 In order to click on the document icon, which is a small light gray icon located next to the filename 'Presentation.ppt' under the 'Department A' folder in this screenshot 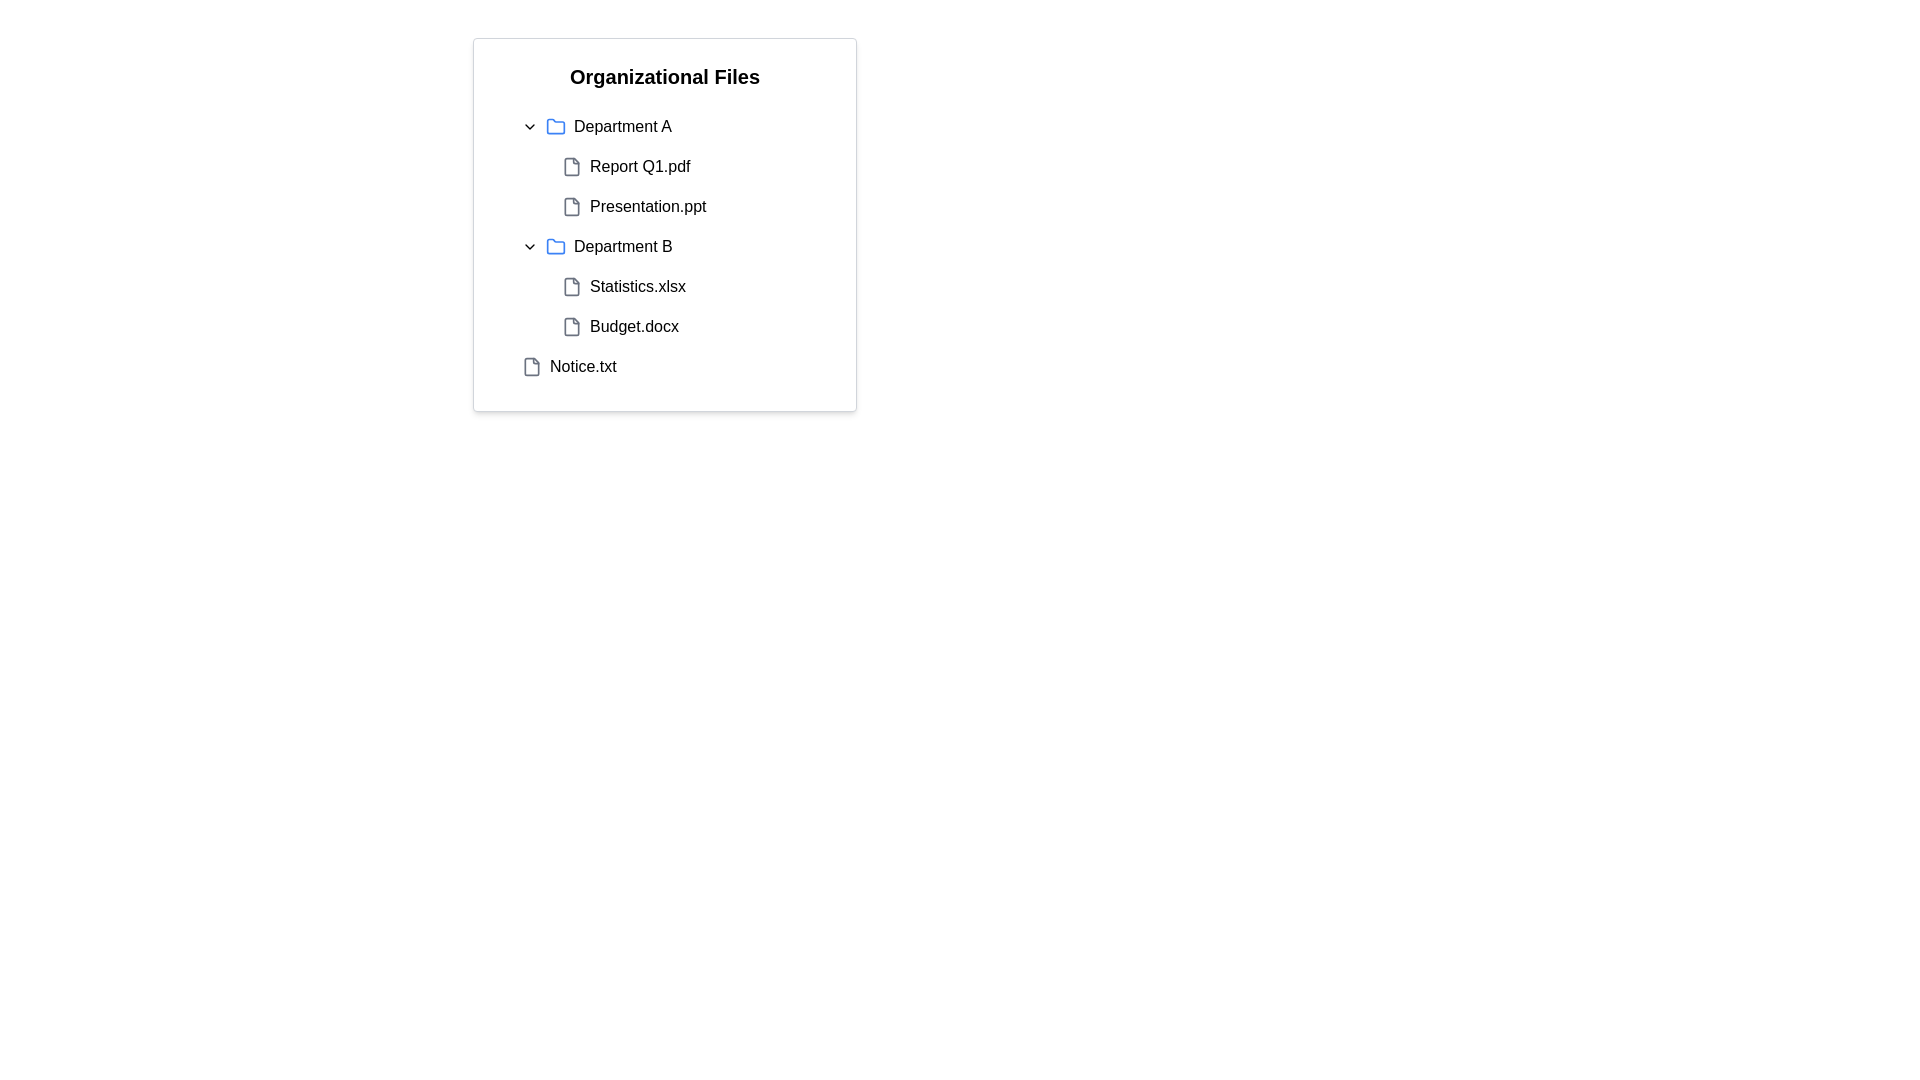, I will do `click(570, 207)`.